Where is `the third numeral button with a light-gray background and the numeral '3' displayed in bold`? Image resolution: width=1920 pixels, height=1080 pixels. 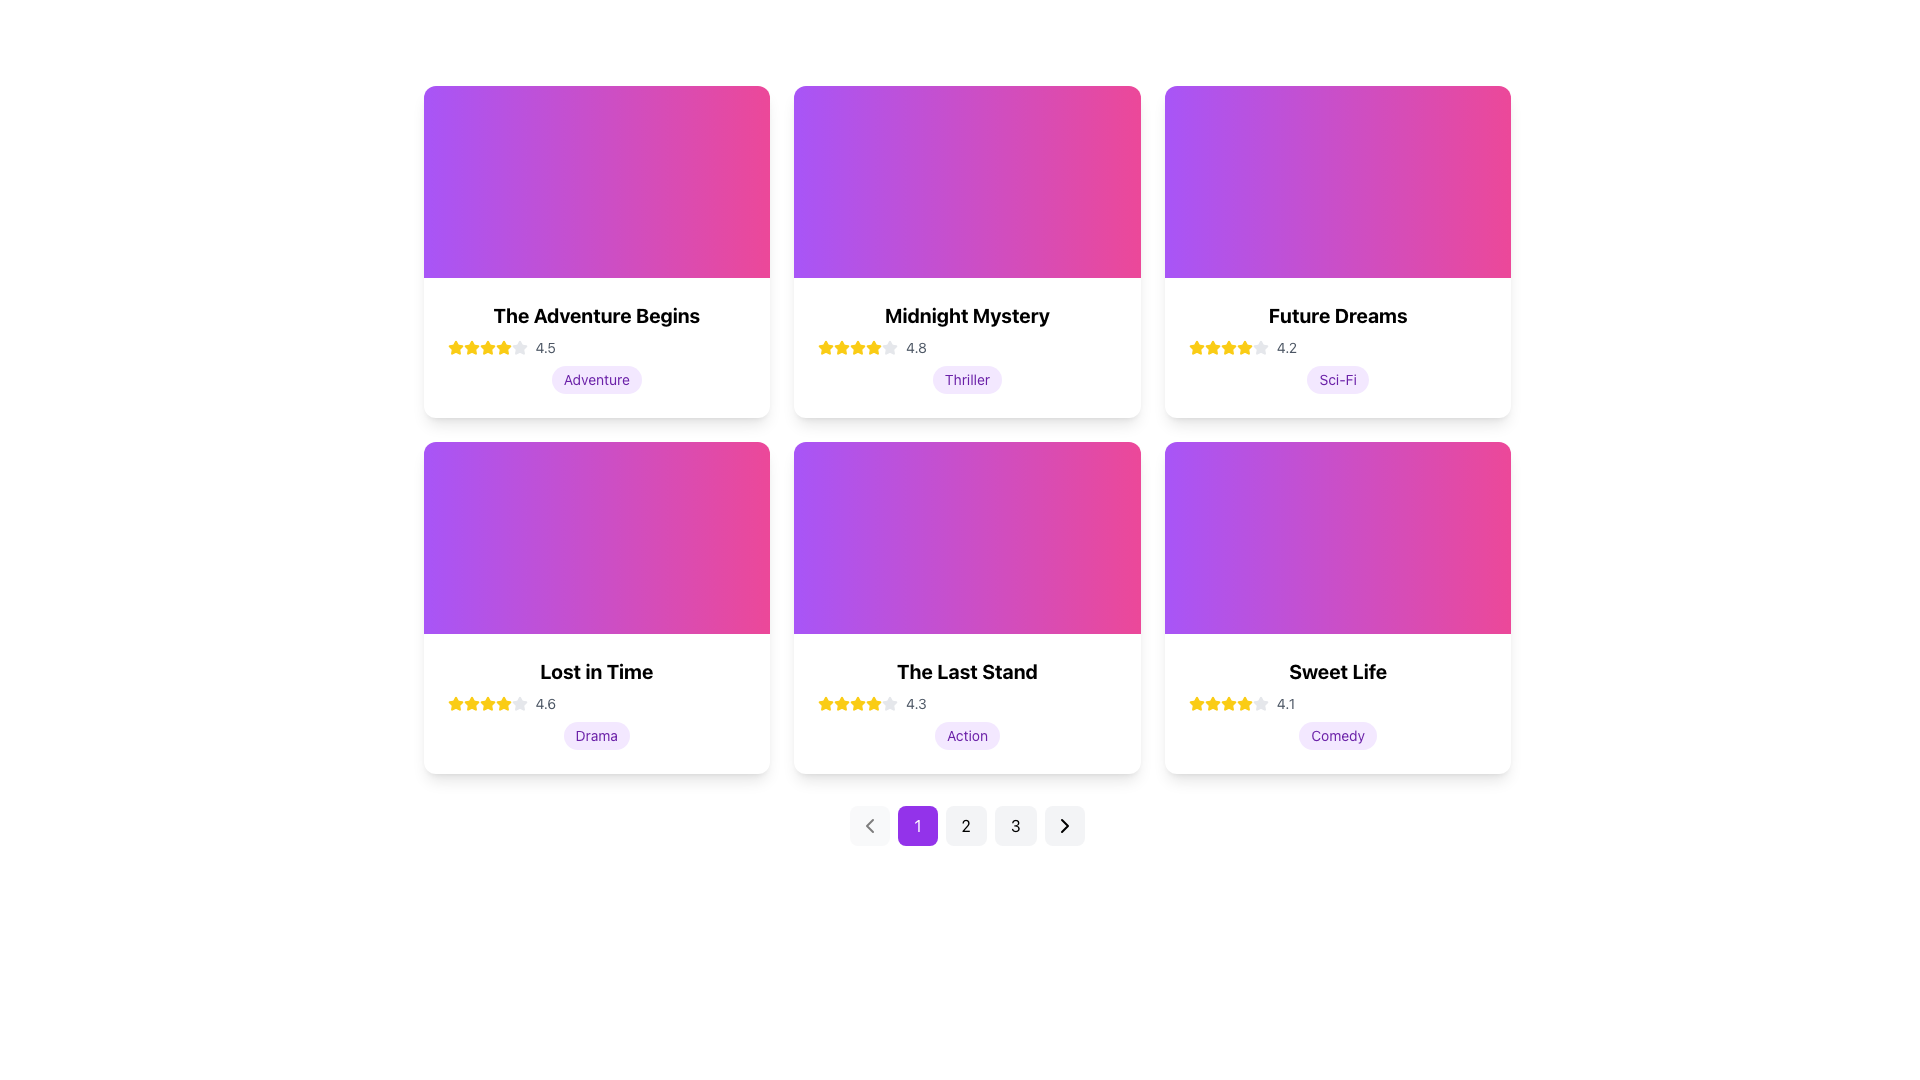
the third numeral button with a light-gray background and the numeral '3' displayed in bold is located at coordinates (1015, 825).